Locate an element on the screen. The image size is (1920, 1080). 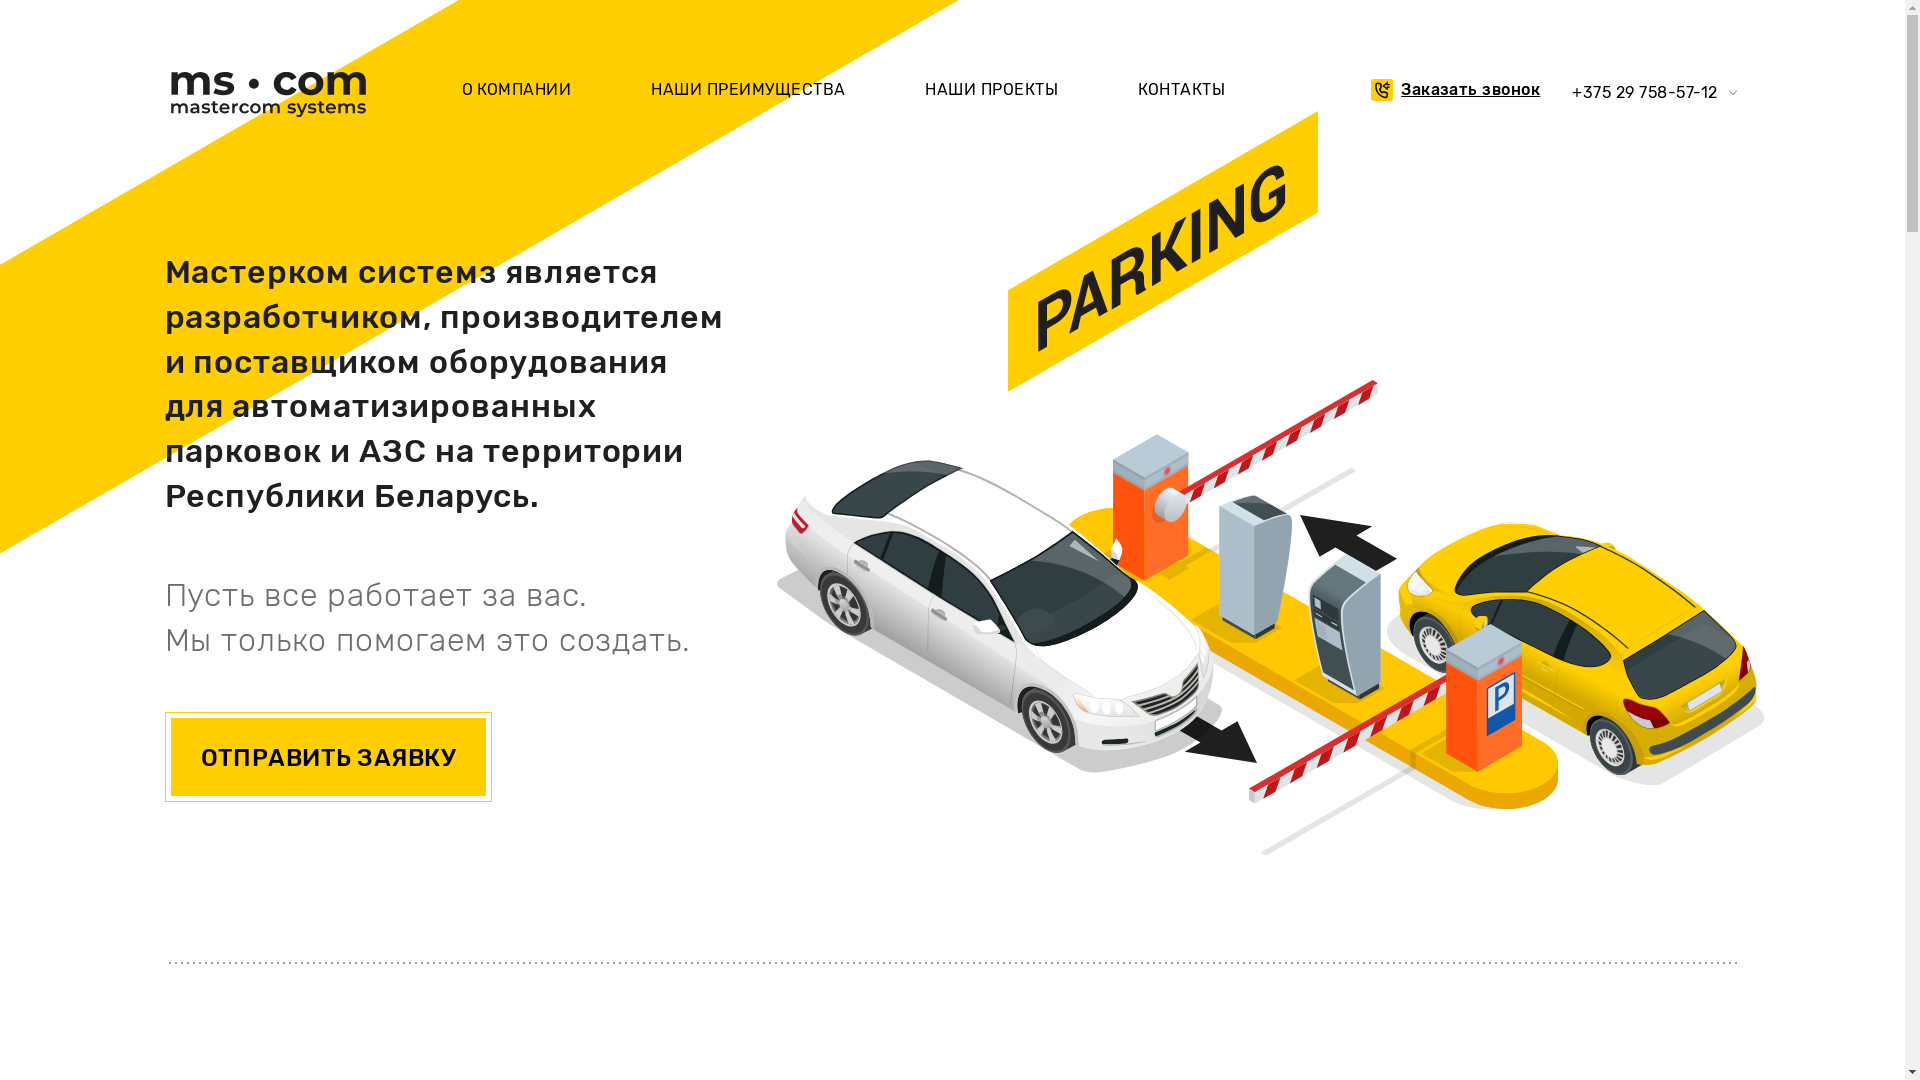
'+375 29 758-57-12' is located at coordinates (1644, 92).